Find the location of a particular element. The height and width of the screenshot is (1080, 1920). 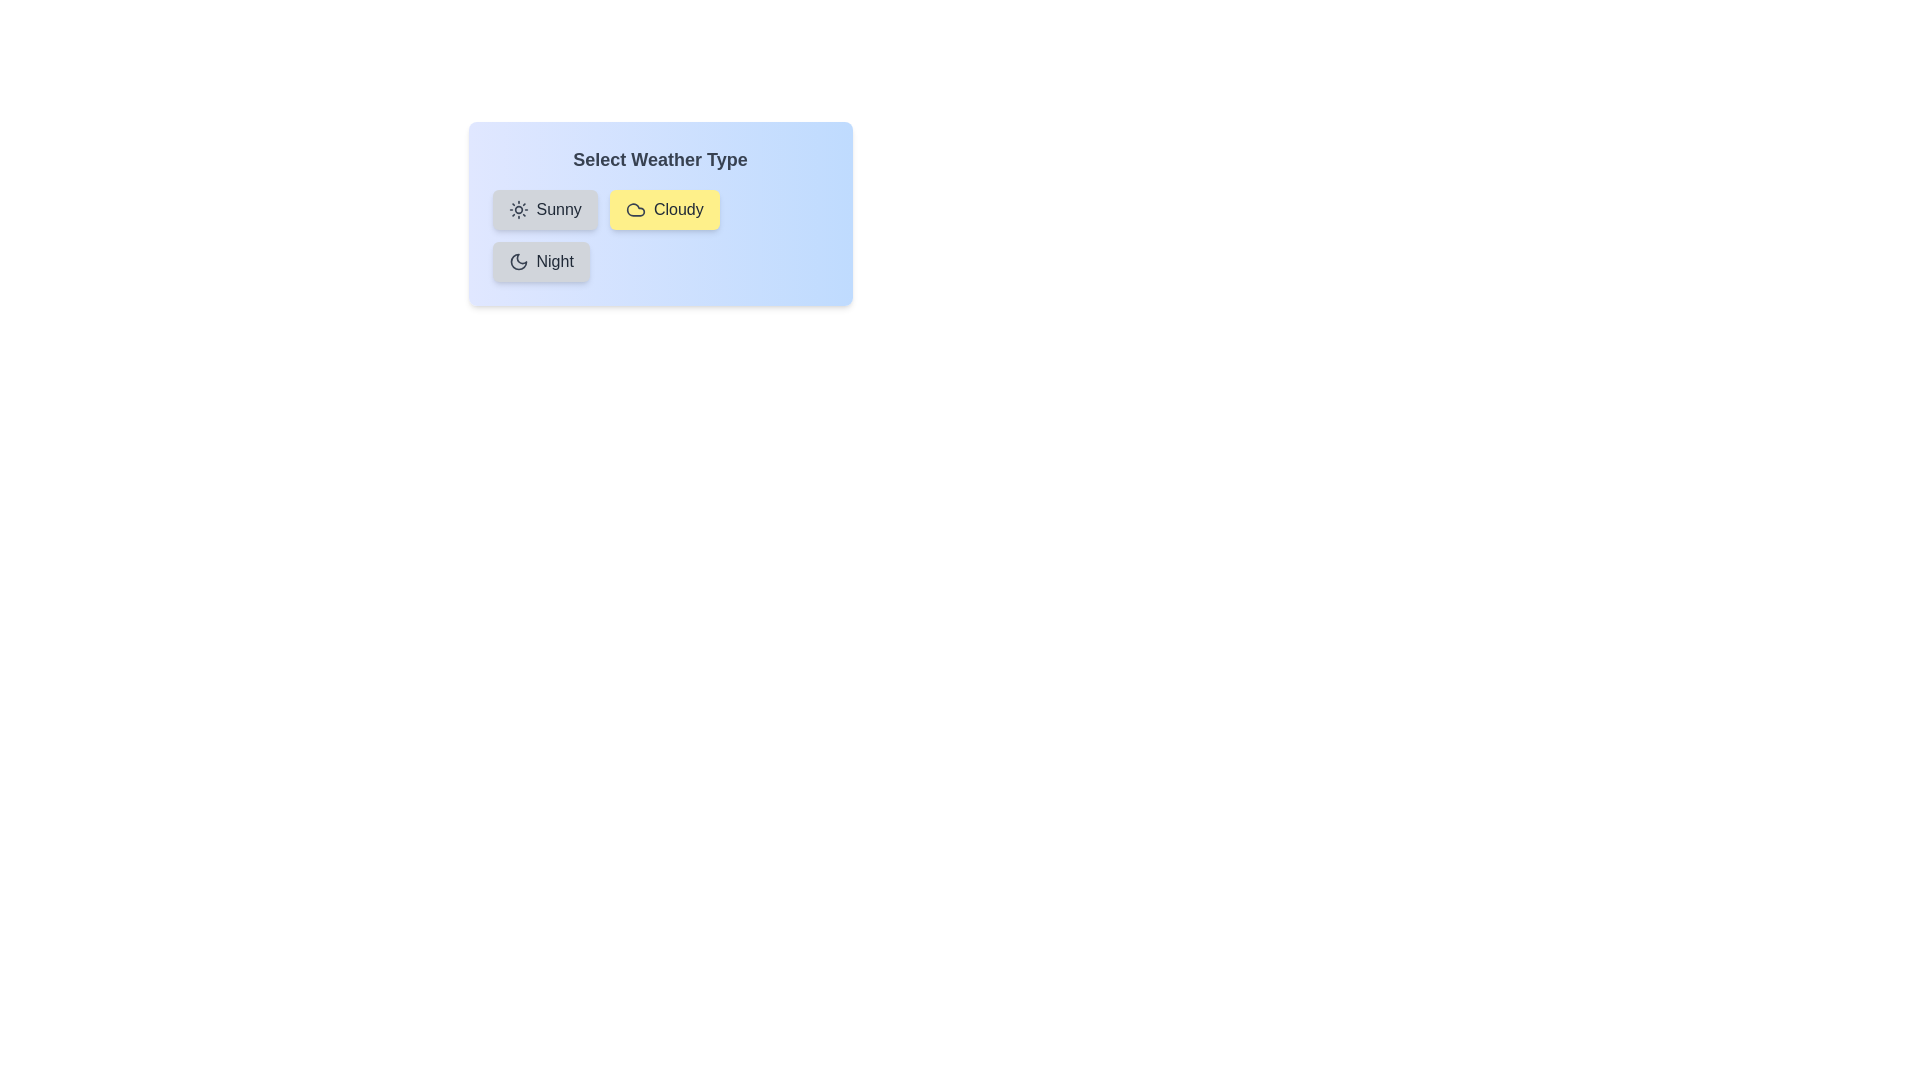

the icon of the weather type Night is located at coordinates (518, 261).